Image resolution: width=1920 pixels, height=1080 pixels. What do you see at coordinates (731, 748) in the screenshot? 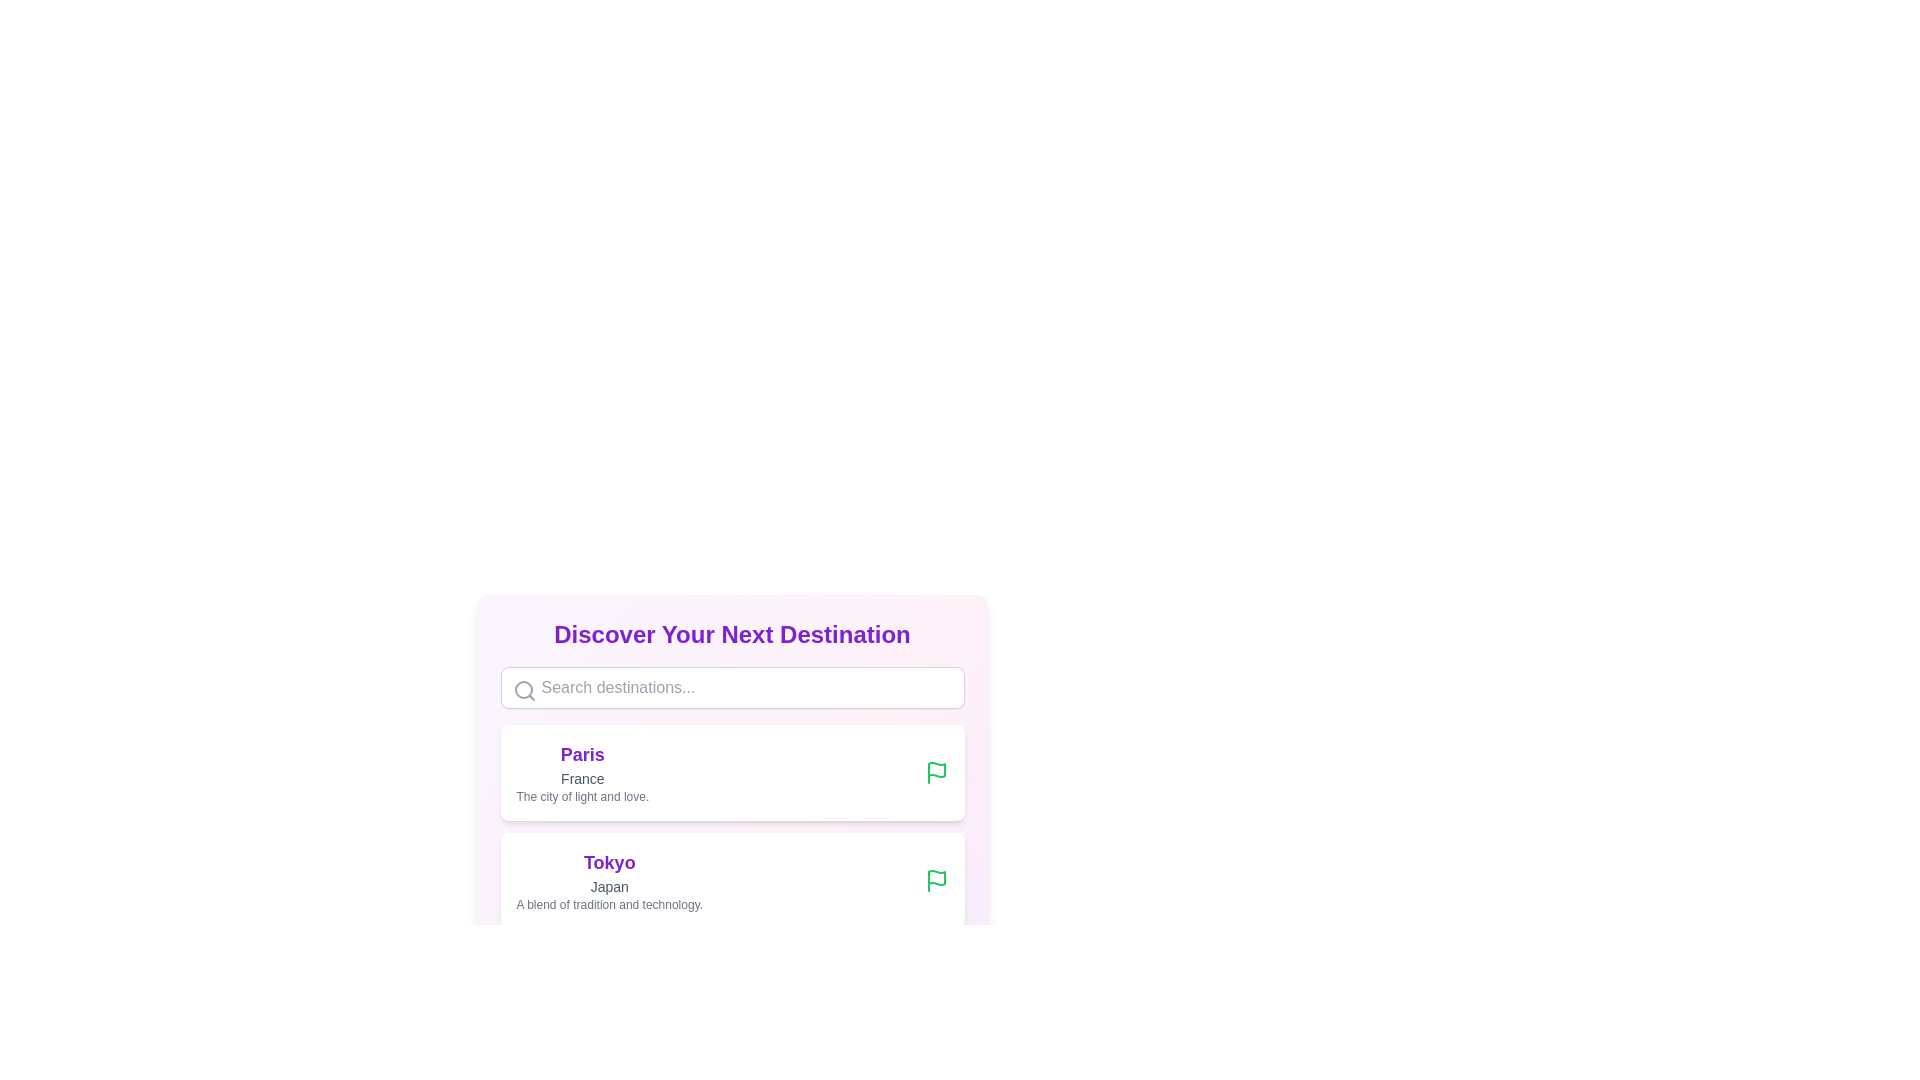
I see `the Information Card for Paris, which is the first entry in a vertical list of destination cards` at bounding box center [731, 748].